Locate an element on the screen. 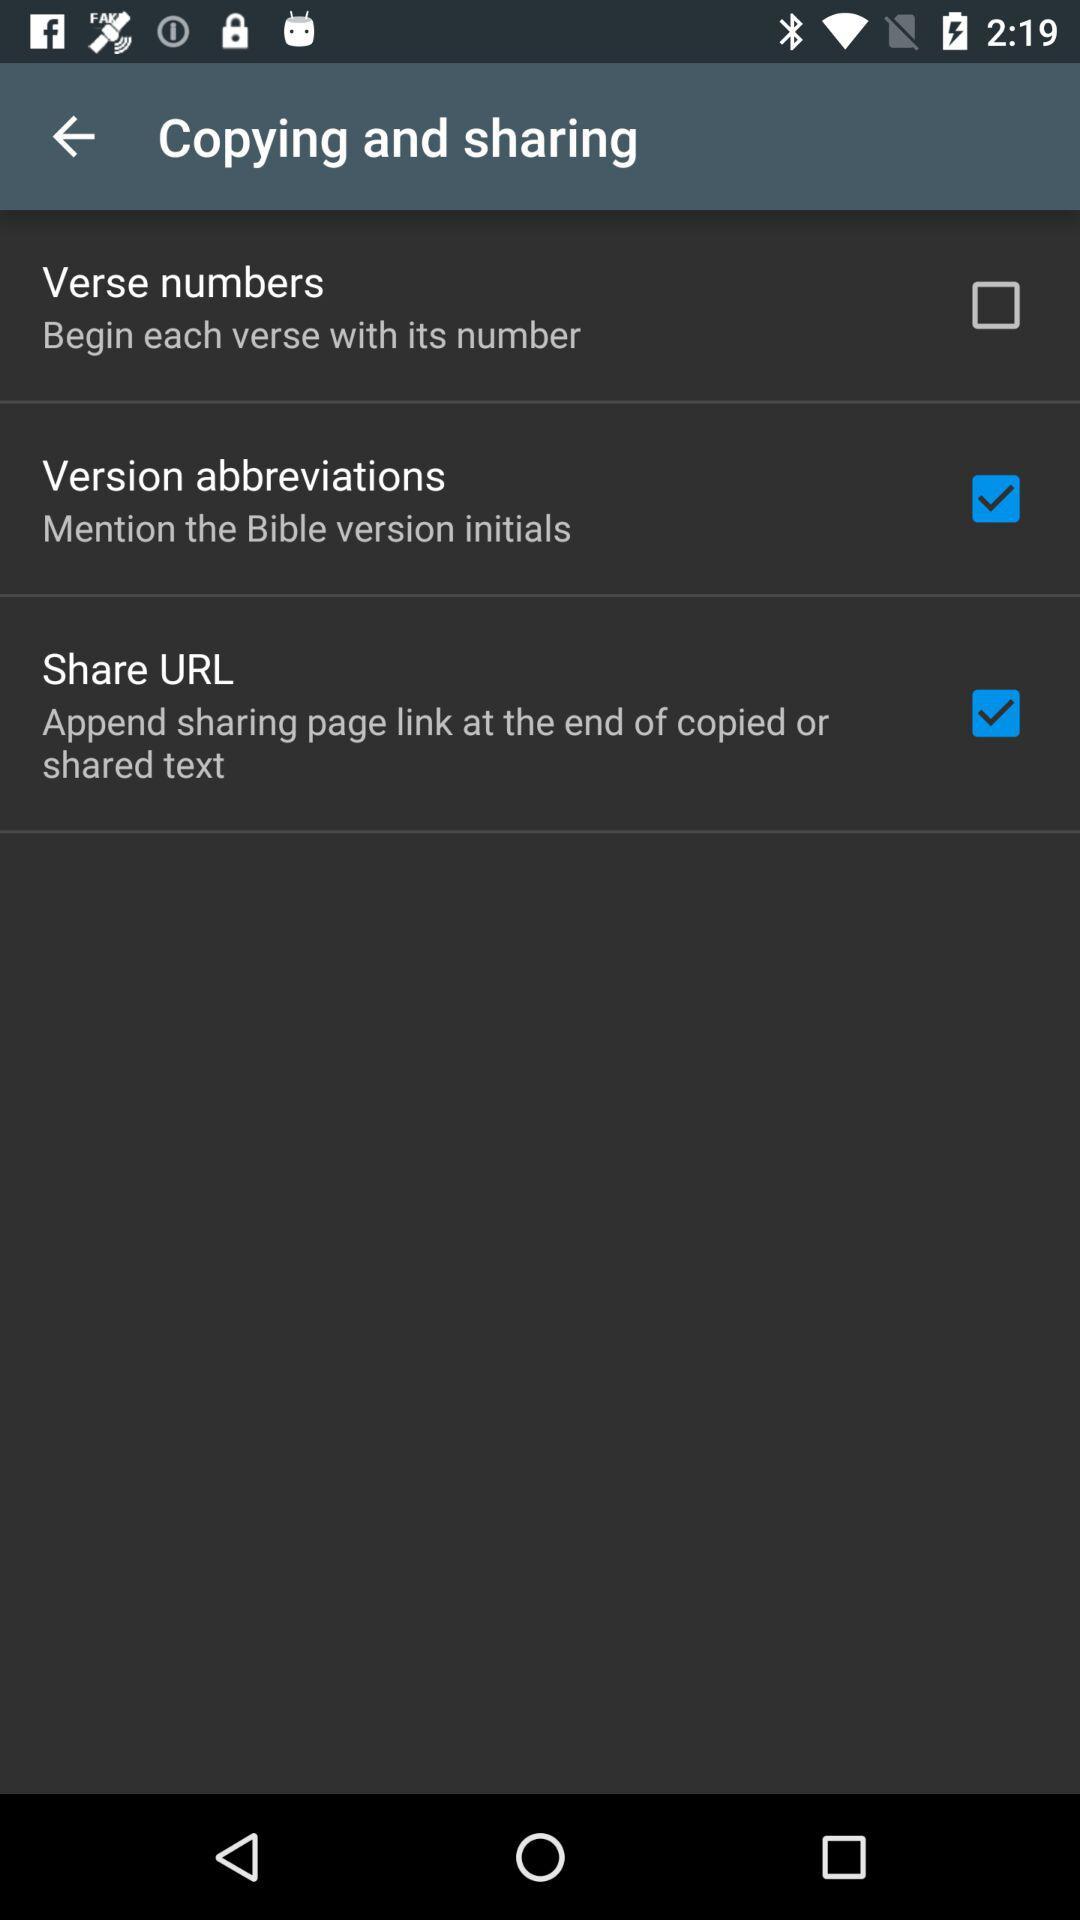 Image resolution: width=1080 pixels, height=1920 pixels. icon below mention the bible icon is located at coordinates (137, 667).